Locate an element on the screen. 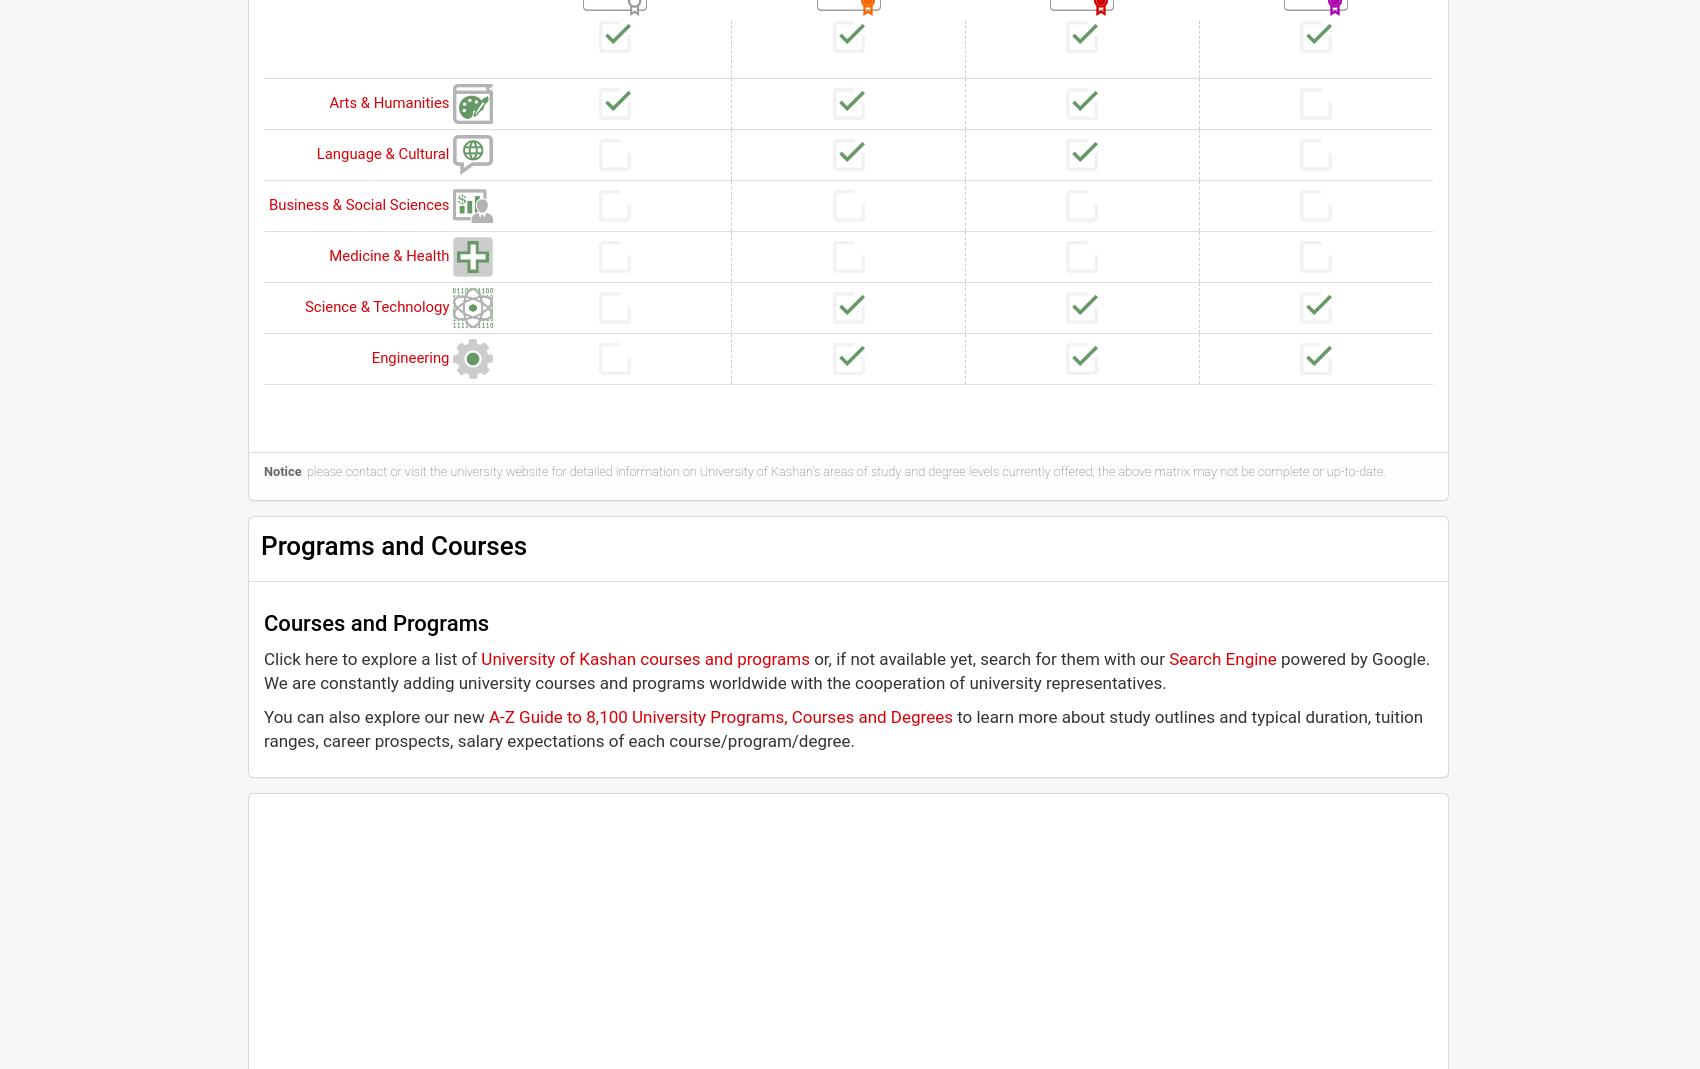 The image size is (1700, 1069). 'Language & Cultural' is located at coordinates (383, 152).